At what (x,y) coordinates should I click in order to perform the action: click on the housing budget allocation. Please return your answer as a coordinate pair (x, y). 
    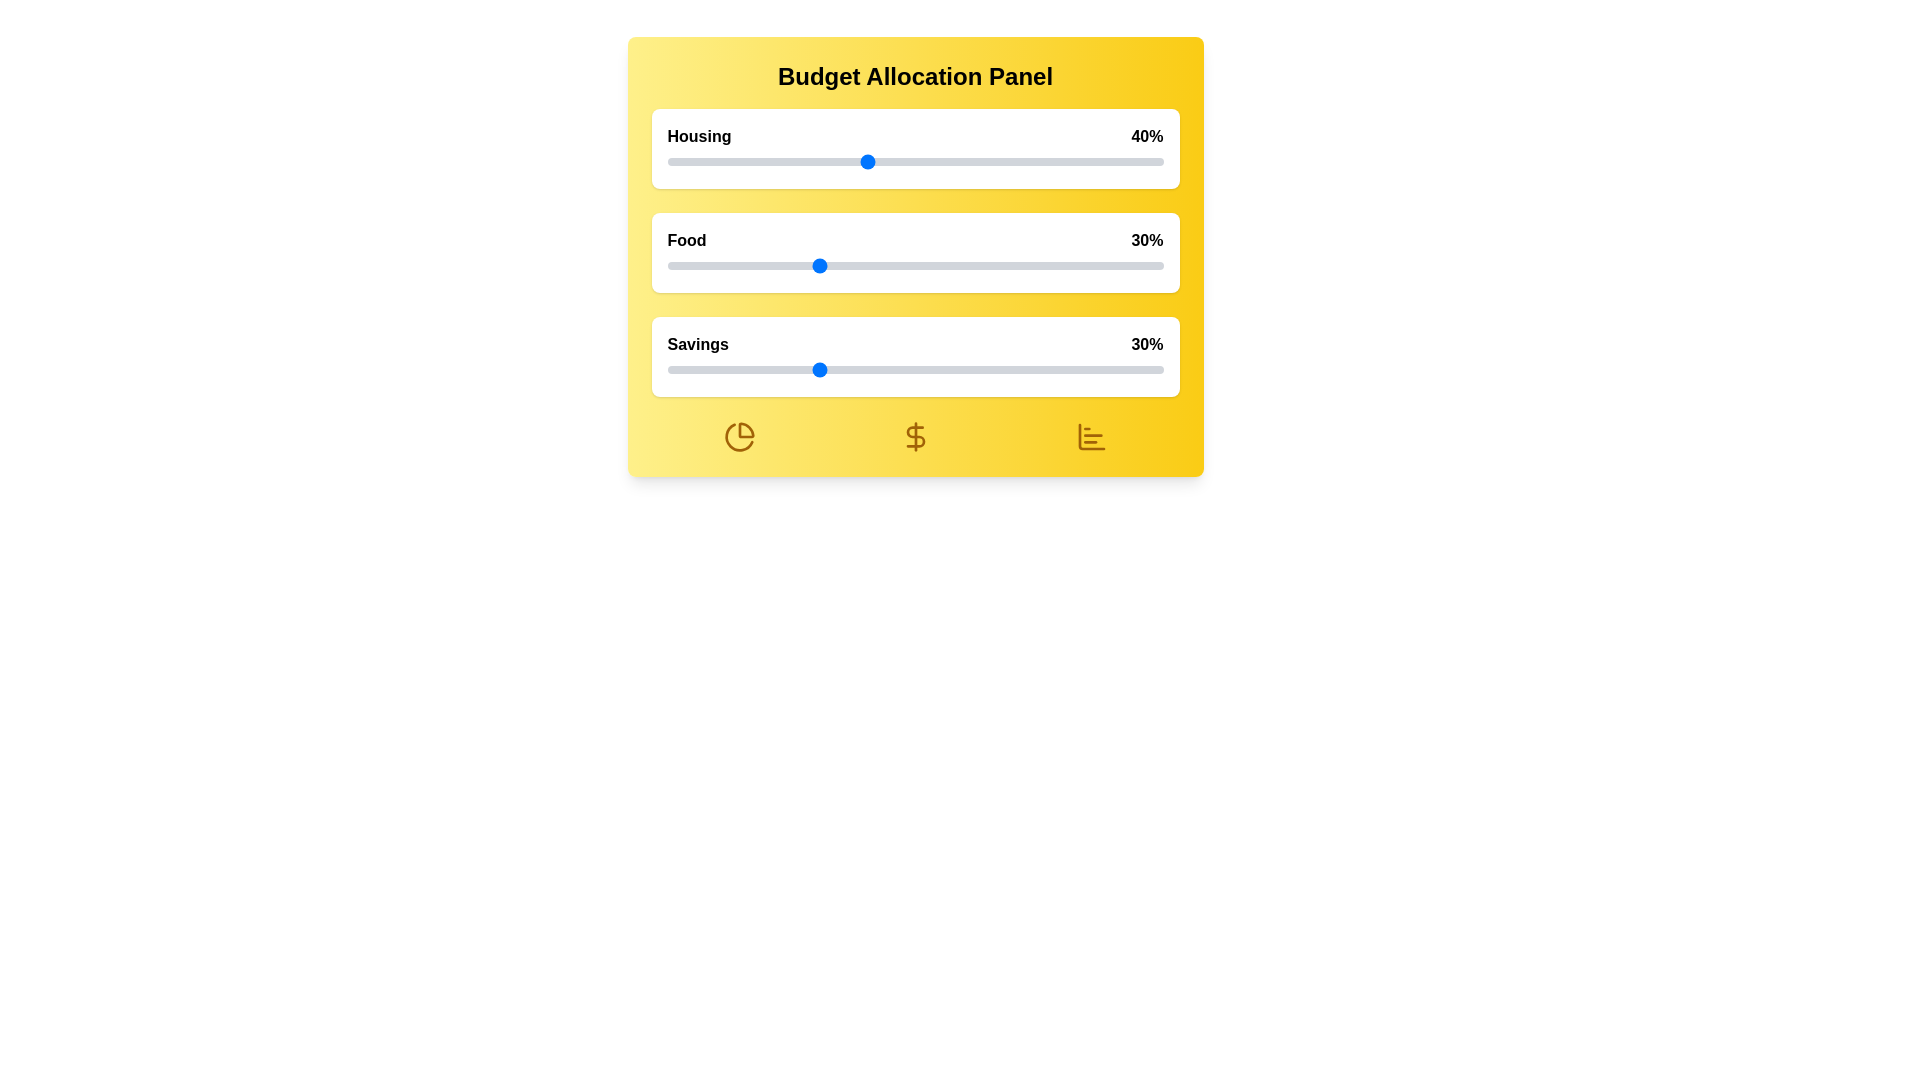
    Looking at the image, I should click on (899, 161).